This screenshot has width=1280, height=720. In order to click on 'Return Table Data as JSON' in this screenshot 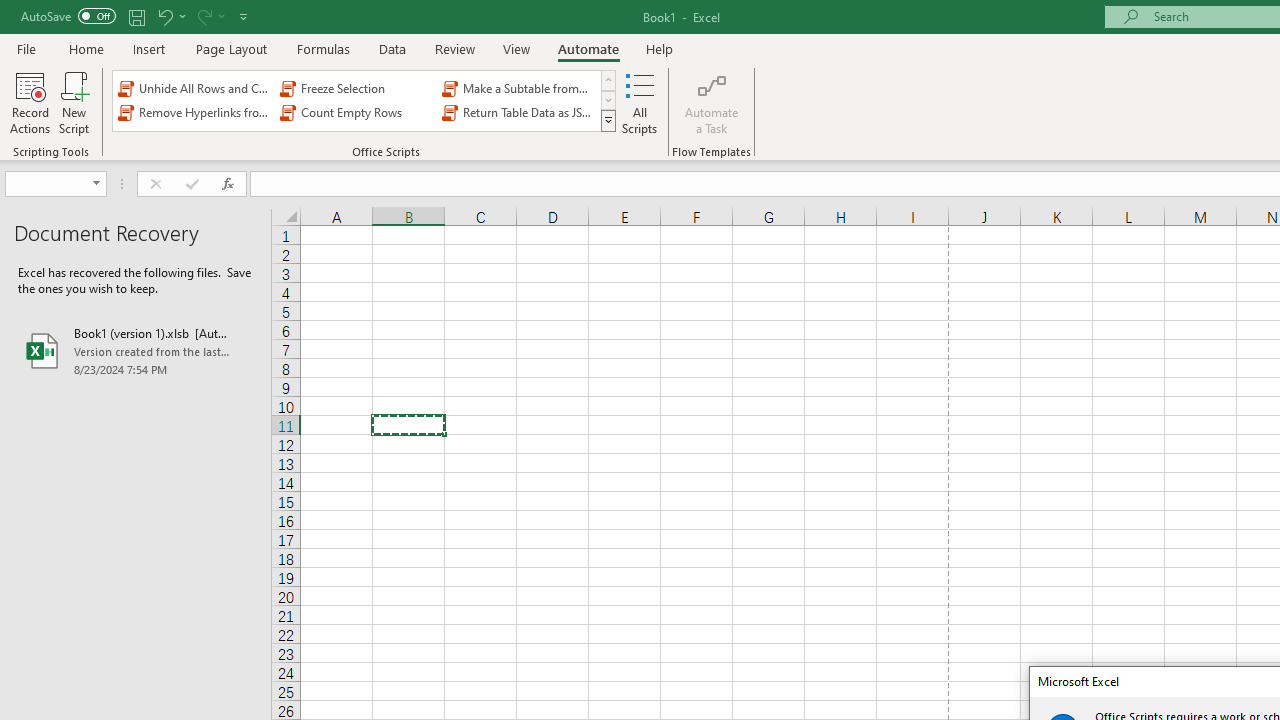, I will do `click(519, 113)`.